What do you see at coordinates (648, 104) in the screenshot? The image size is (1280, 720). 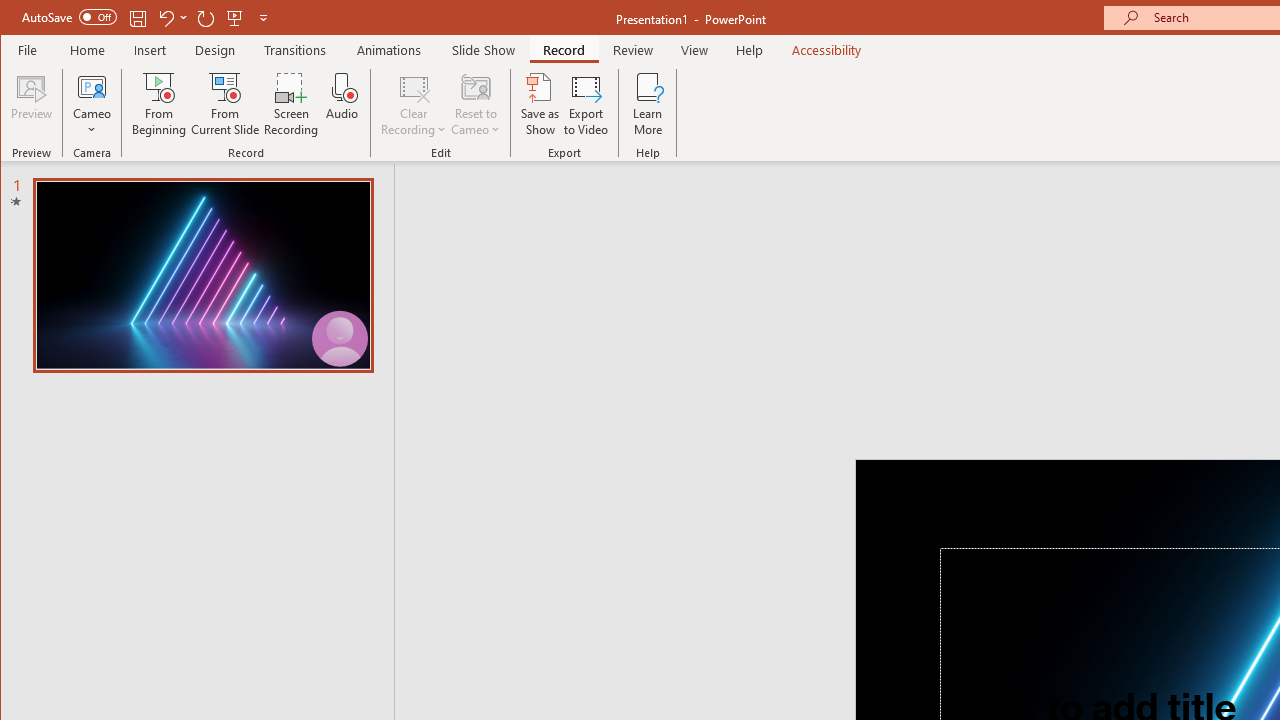 I see `'Learn More'` at bounding box center [648, 104].